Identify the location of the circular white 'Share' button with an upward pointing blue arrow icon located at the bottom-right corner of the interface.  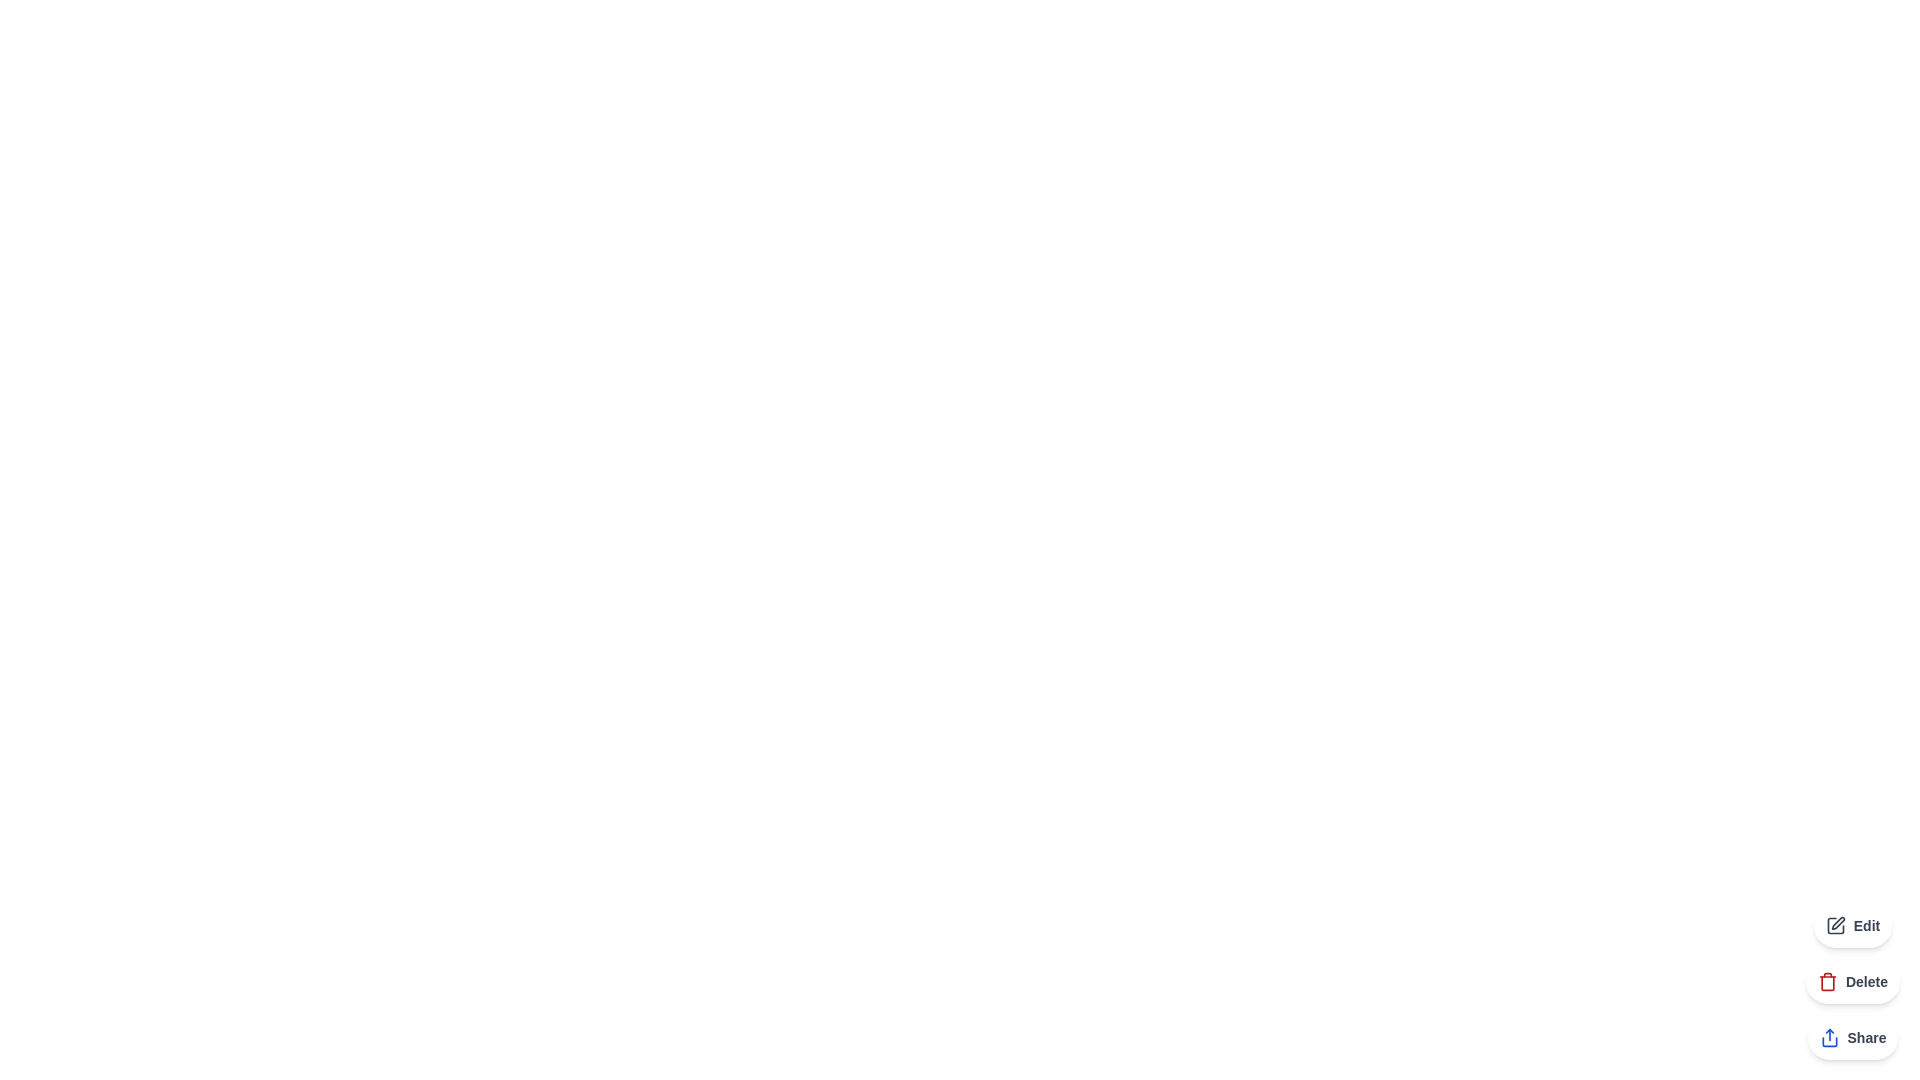
(1851, 1036).